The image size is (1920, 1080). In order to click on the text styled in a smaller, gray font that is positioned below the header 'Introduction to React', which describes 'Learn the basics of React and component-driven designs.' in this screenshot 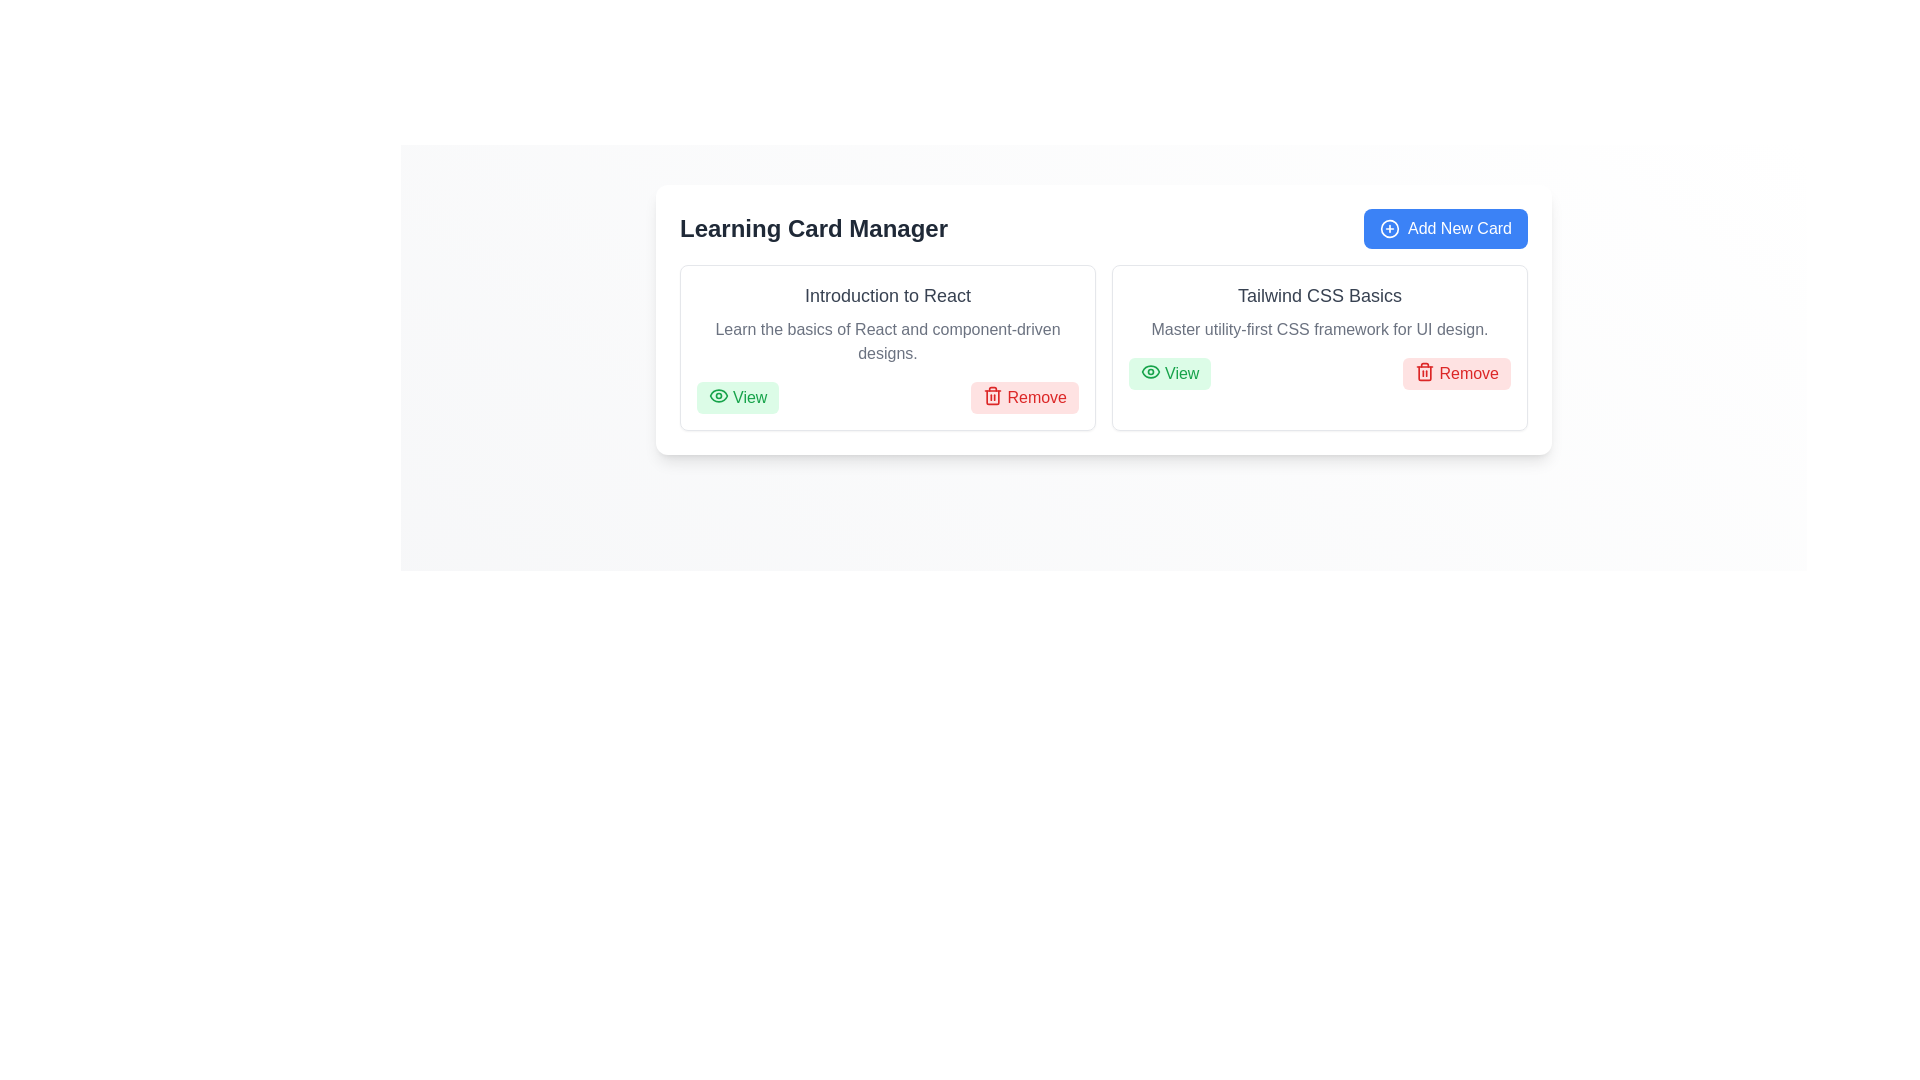, I will do `click(887, 341)`.